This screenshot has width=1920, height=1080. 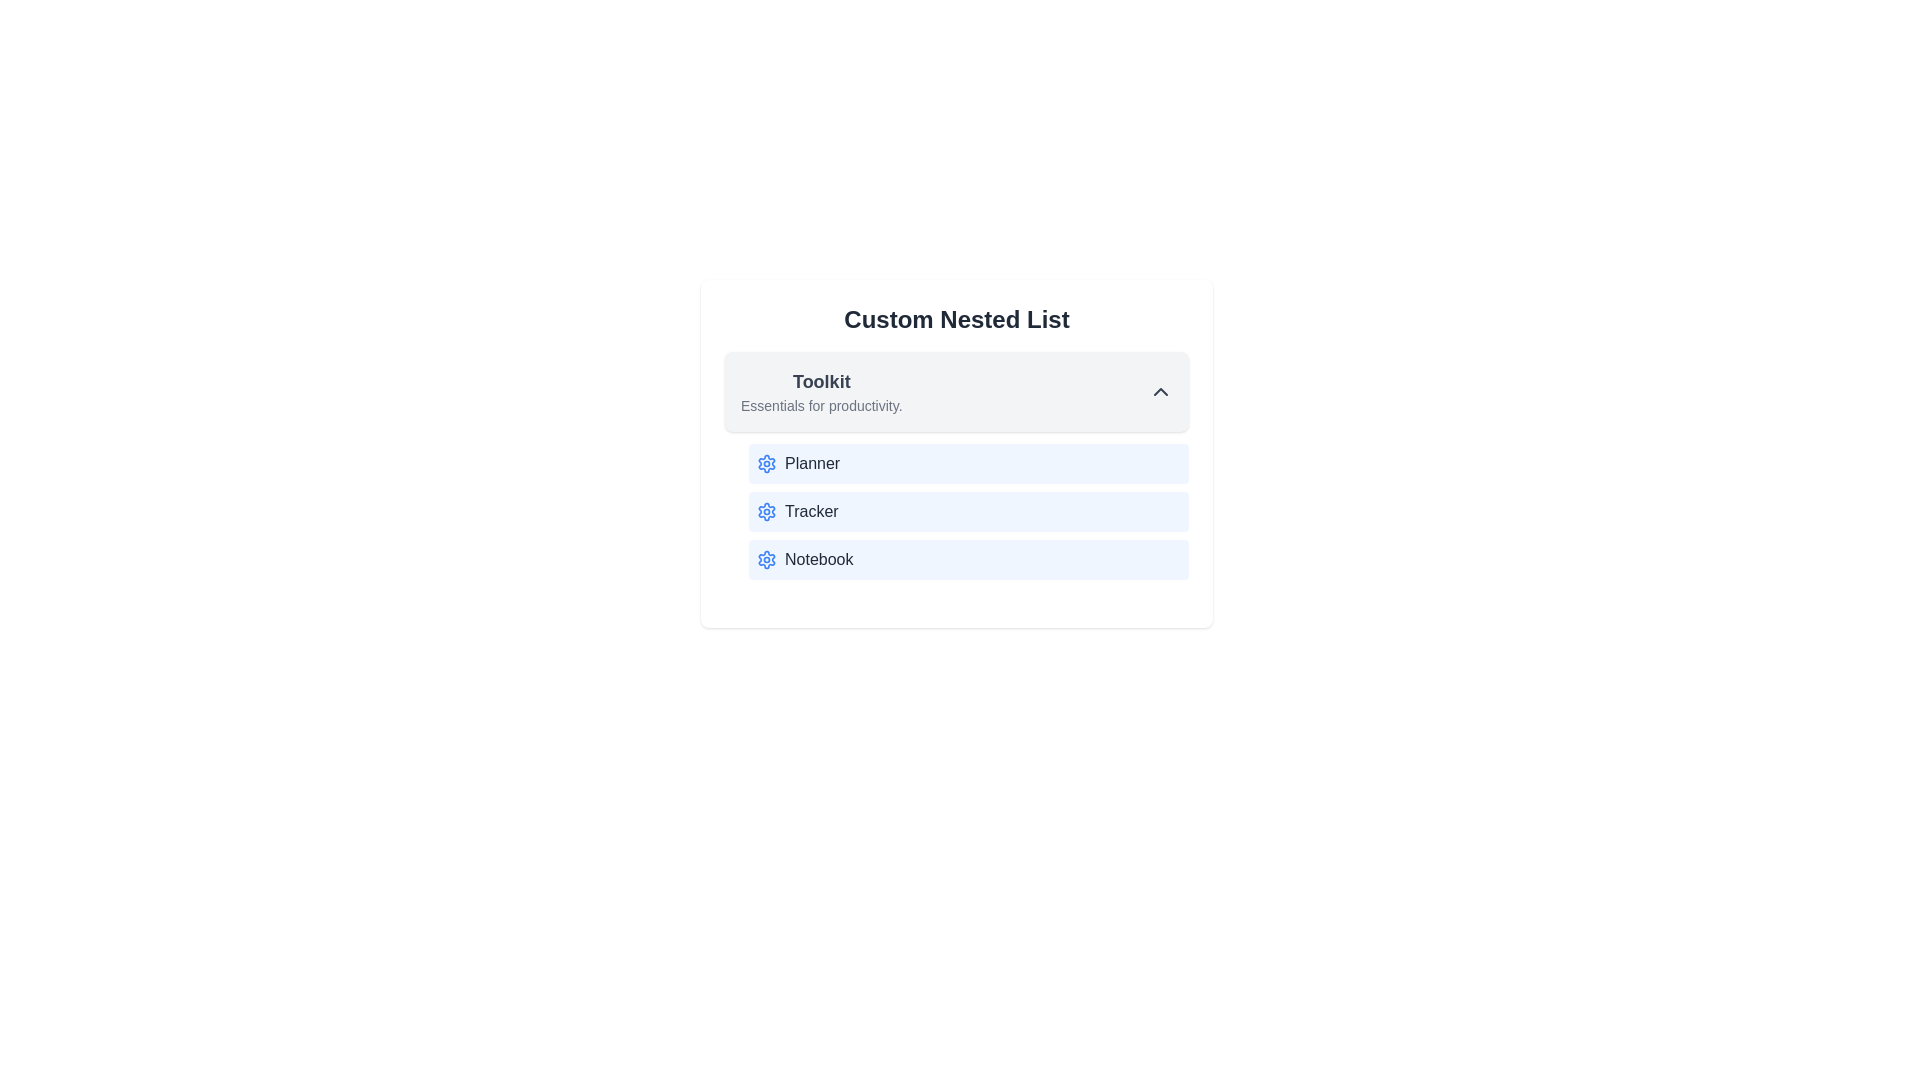 What do you see at coordinates (969, 559) in the screenshot?
I see `the list item Notebook` at bounding box center [969, 559].